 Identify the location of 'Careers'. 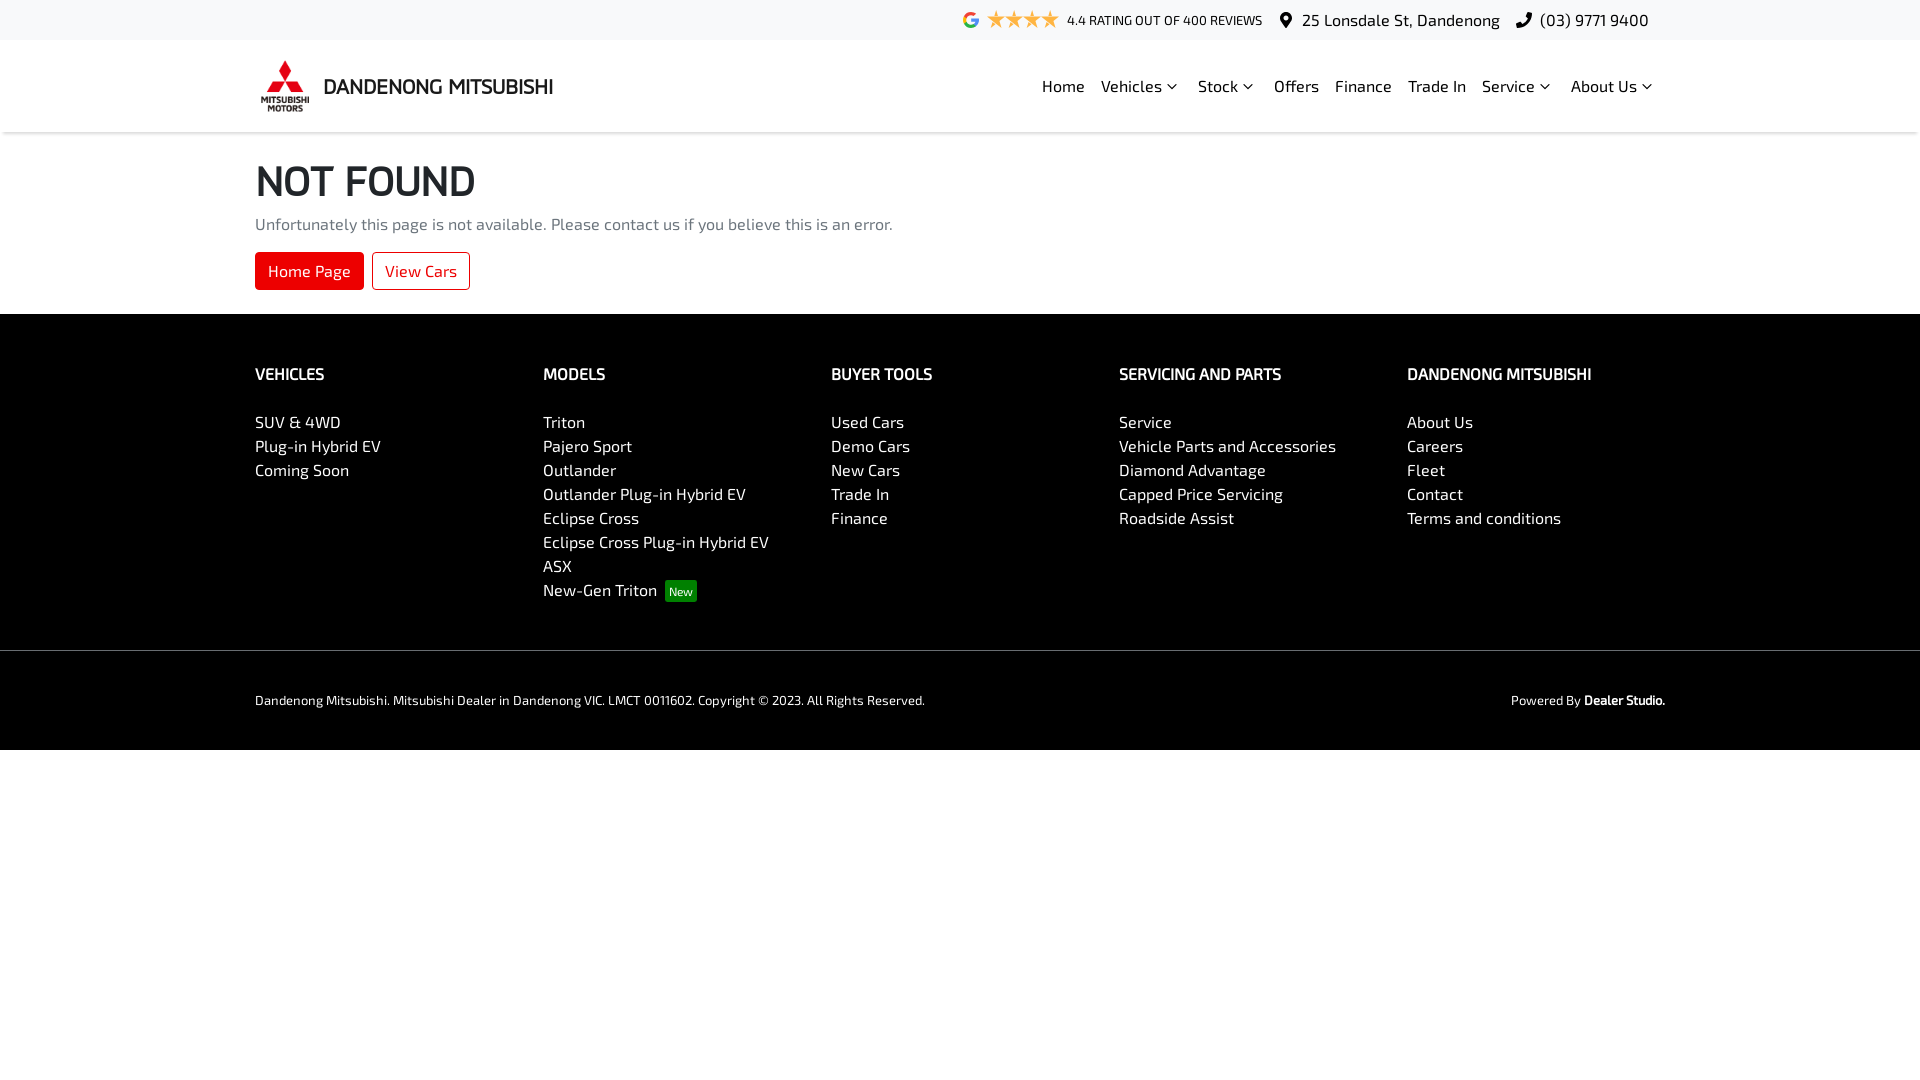
(1434, 444).